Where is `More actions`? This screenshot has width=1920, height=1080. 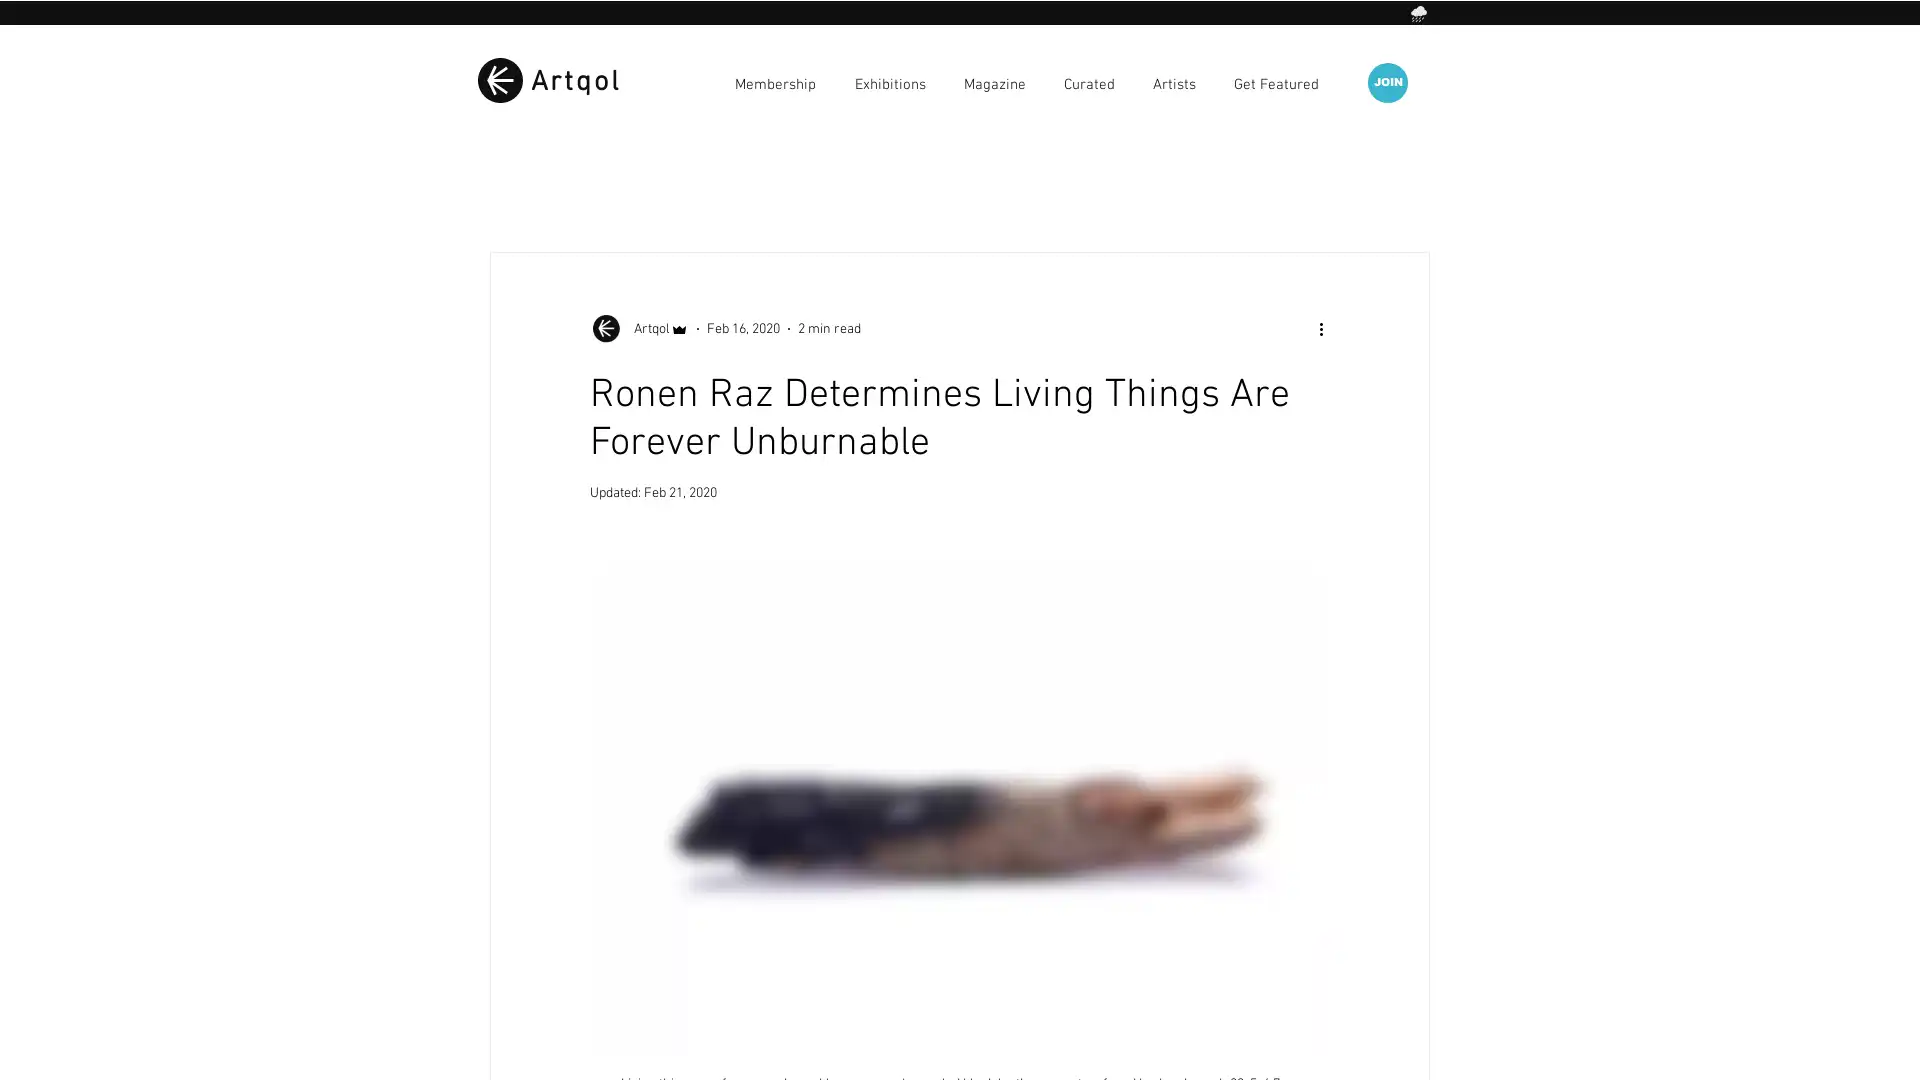 More actions is located at coordinates (1327, 327).